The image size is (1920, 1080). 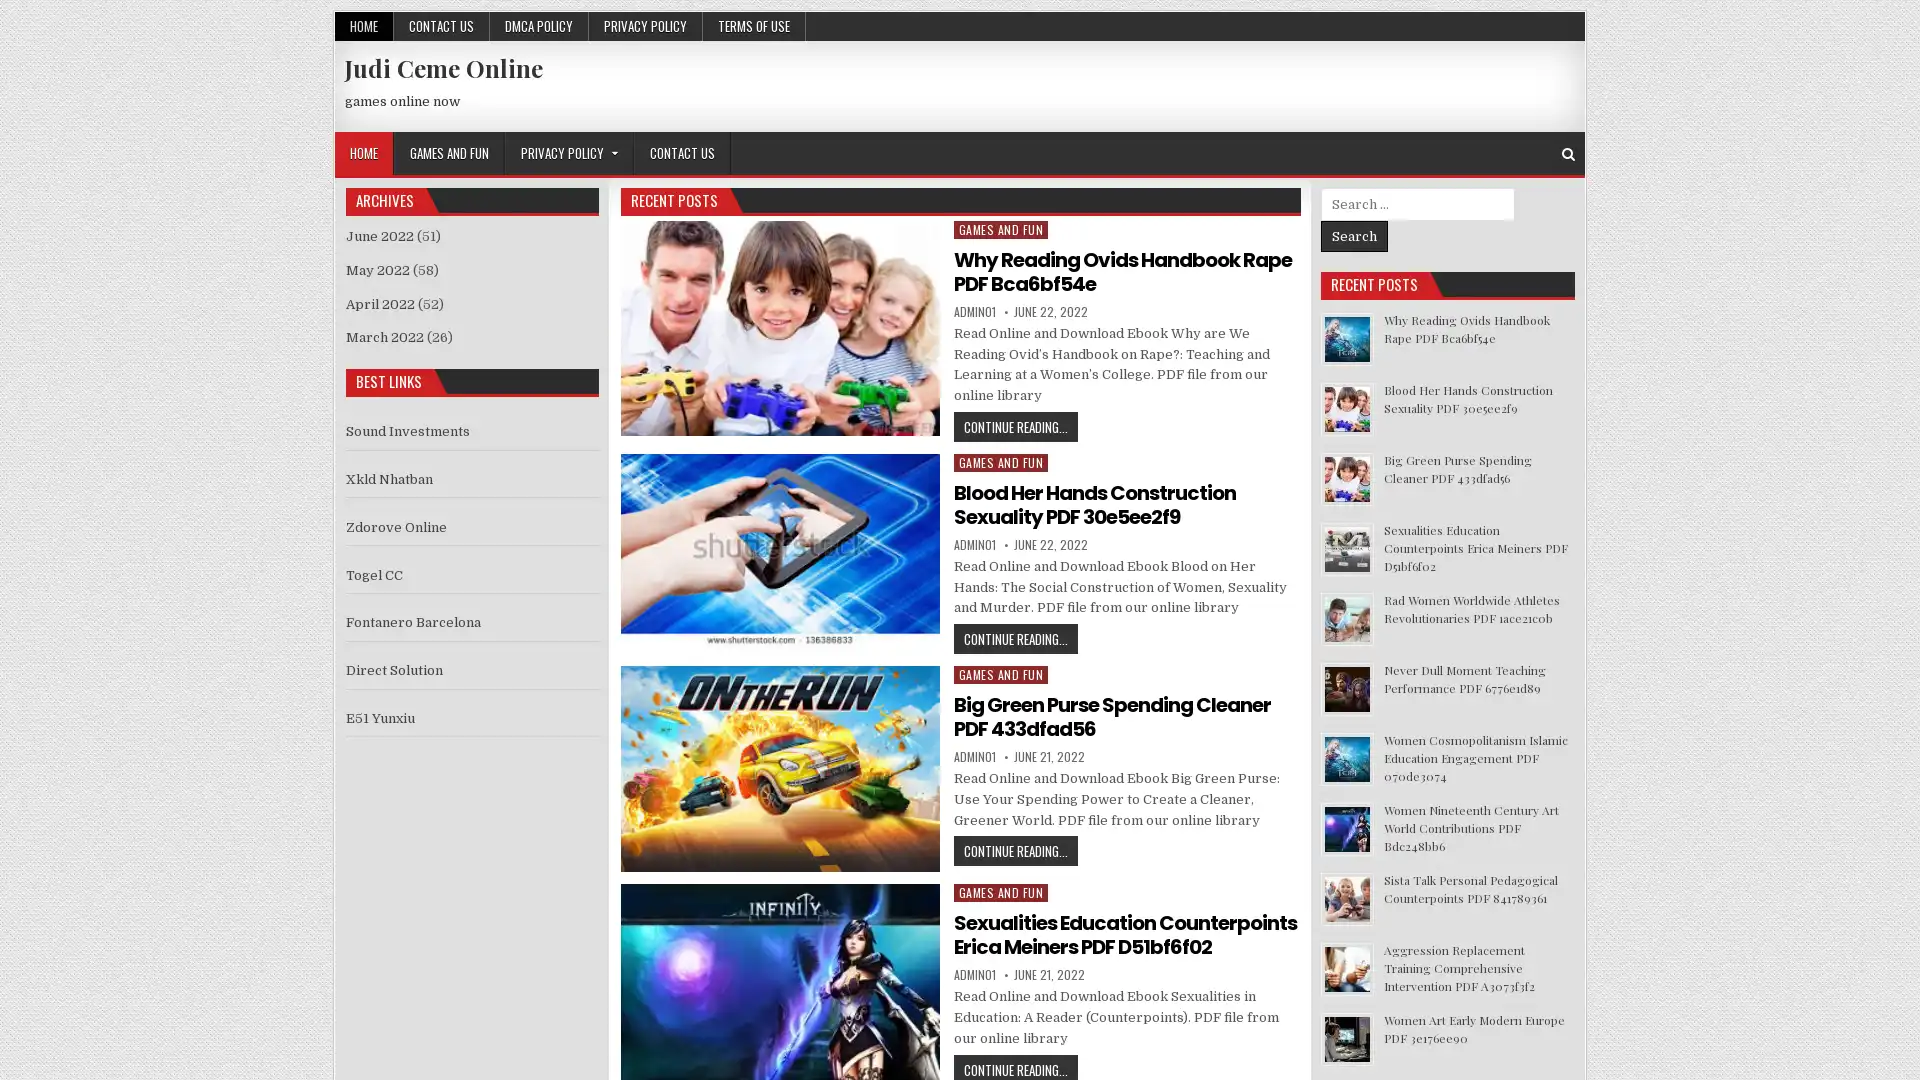 I want to click on Search, so click(x=1354, y=235).